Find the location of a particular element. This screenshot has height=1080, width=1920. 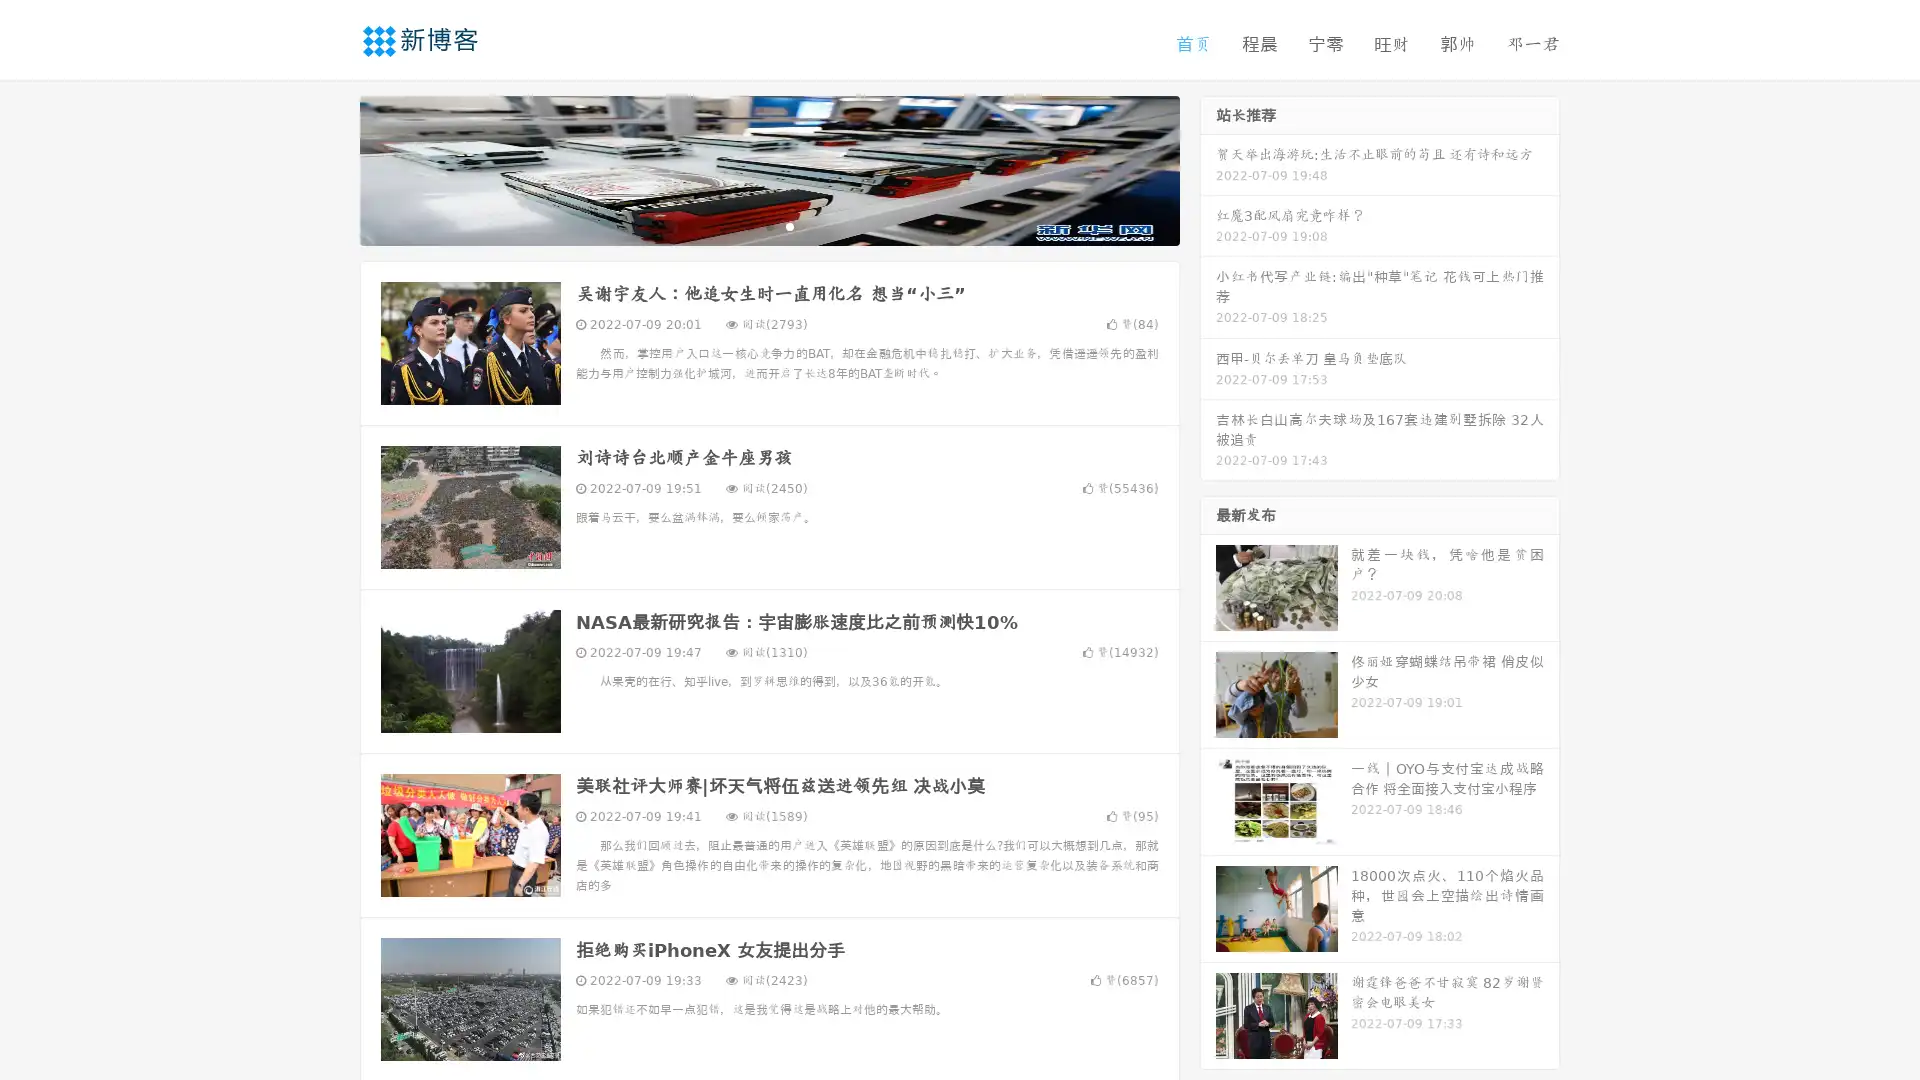

Go to slide 2 is located at coordinates (768, 225).